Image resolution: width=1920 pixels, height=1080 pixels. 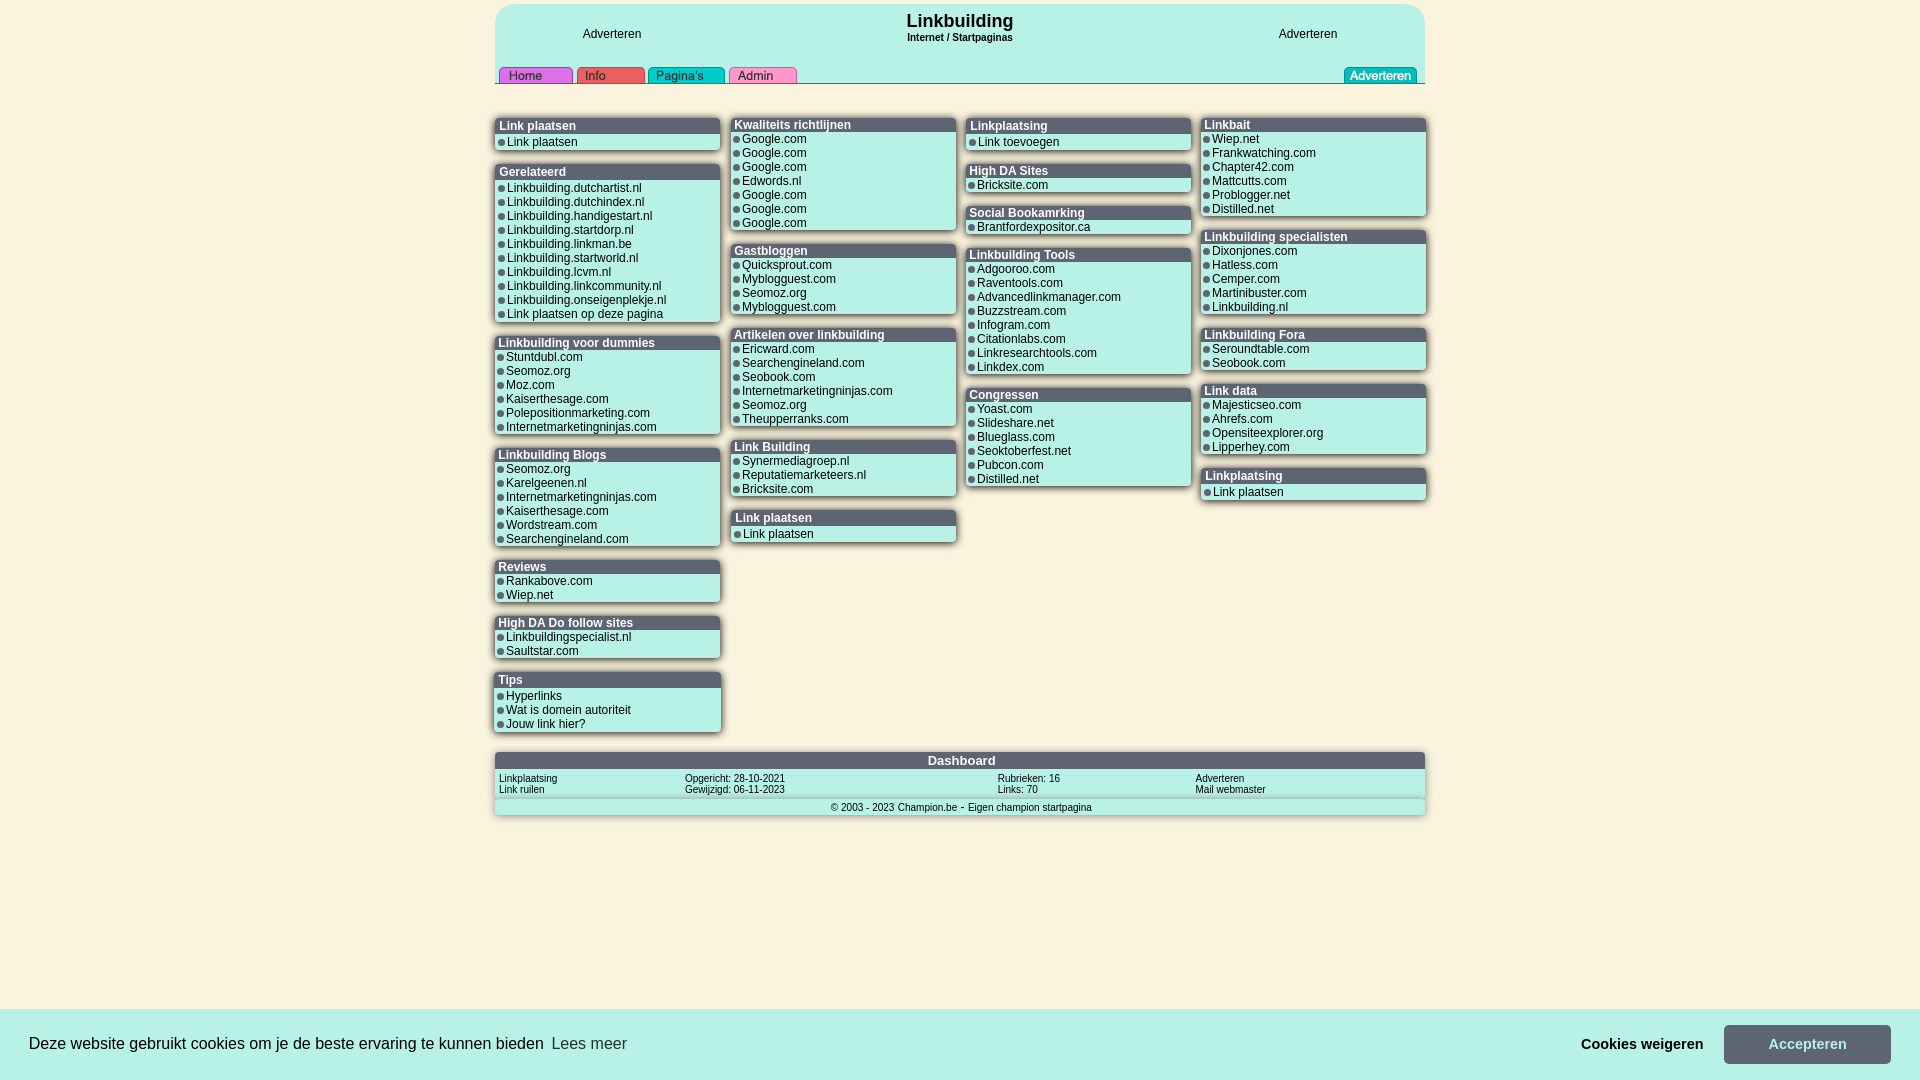 I want to click on 'Link plaatsen', so click(x=507, y=141).